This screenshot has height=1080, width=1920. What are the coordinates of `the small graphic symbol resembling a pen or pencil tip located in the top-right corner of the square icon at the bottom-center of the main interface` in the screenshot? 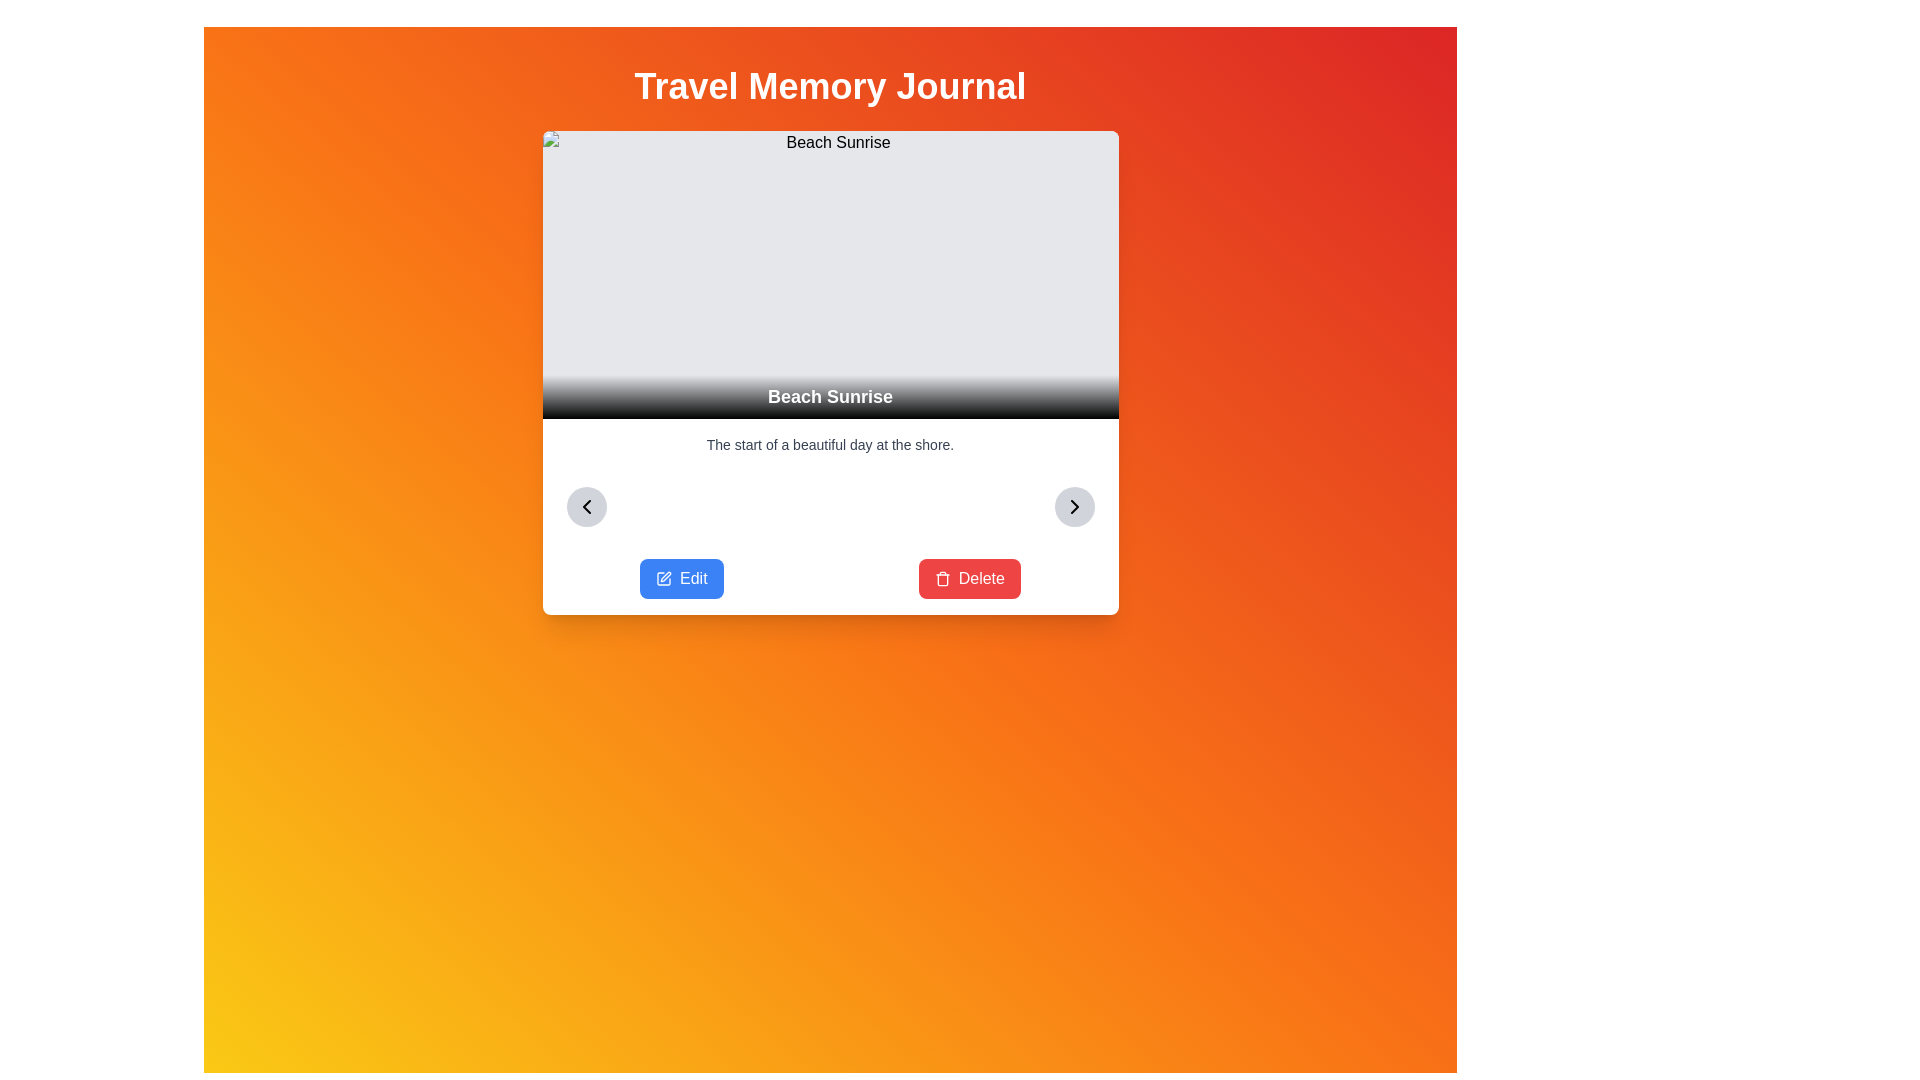 It's located at (666, 577).